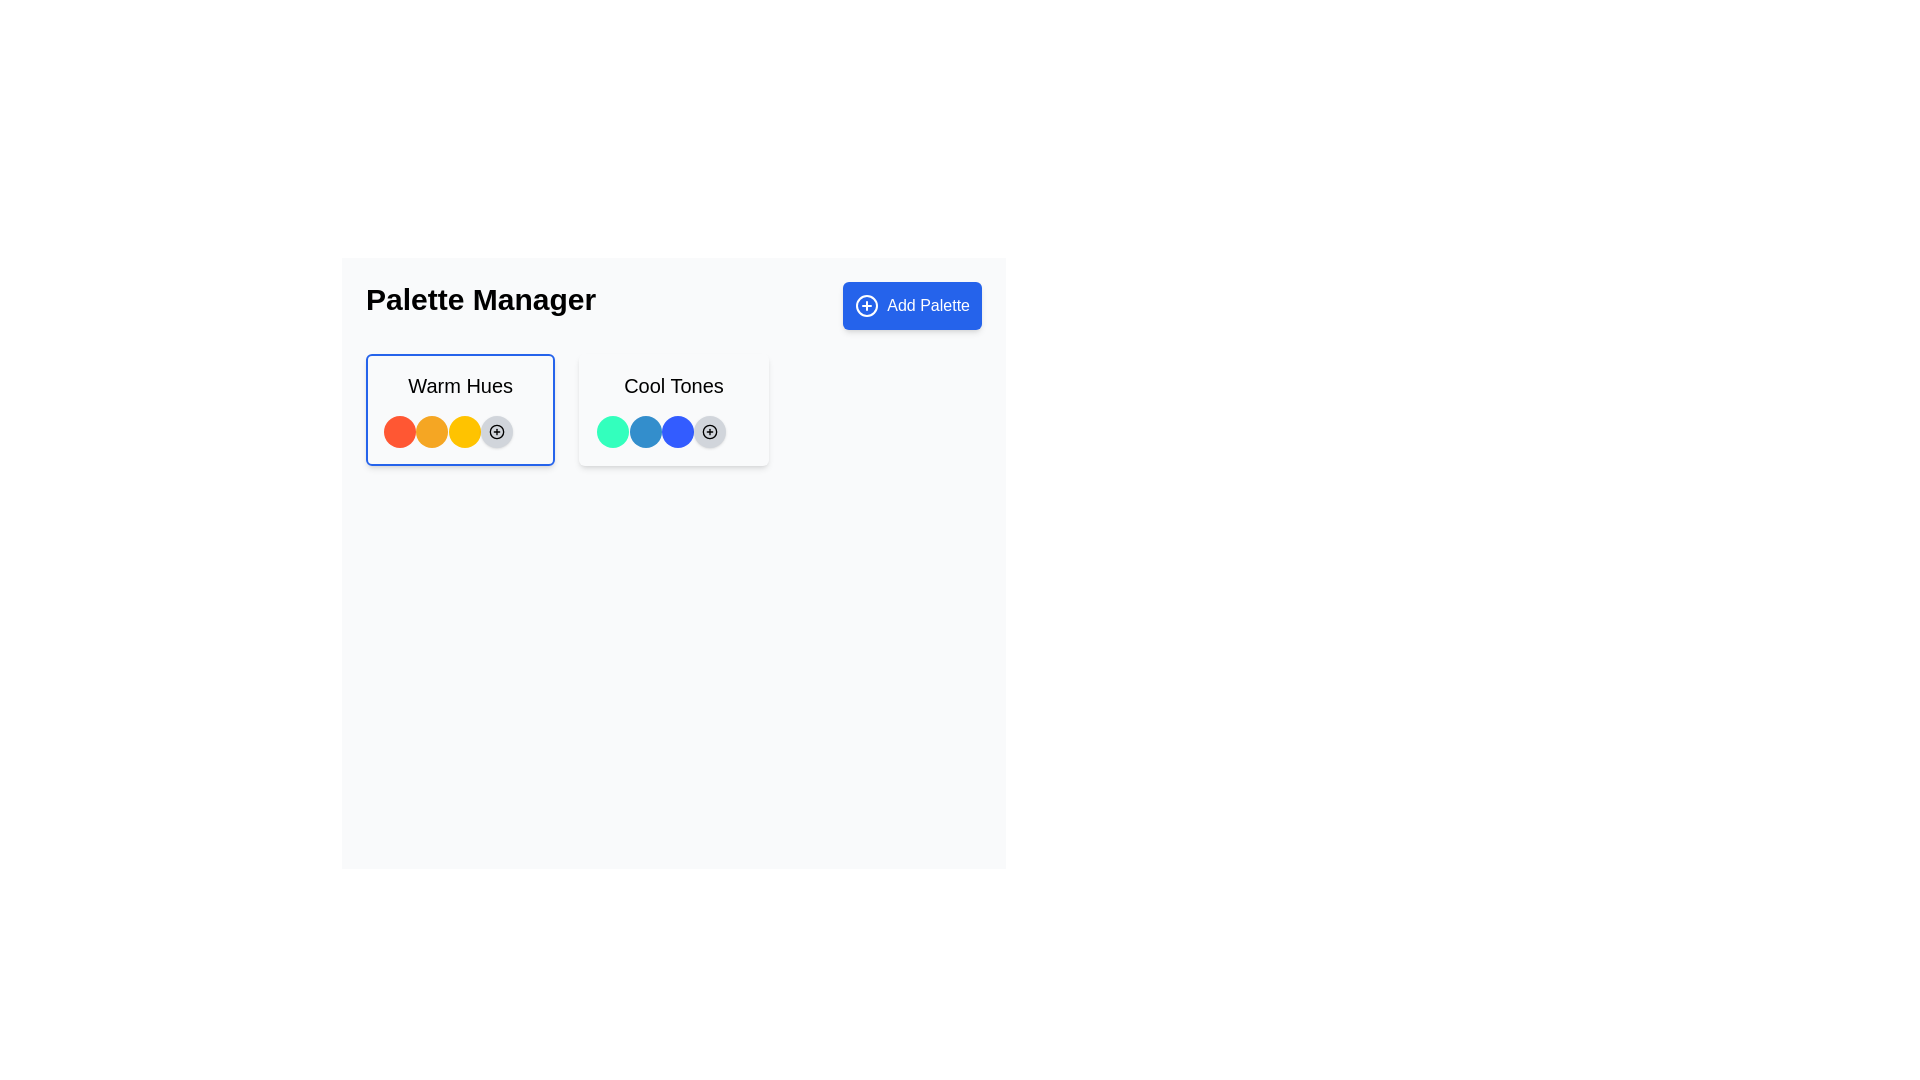 This screenshot has width=1920, height=1080. What do you see at coordinates (867, 305) in the screenshot?
I see `the 'Add Palette' button, which is identified by its SVG circle icon positioned at the top-right corner of the interface` at bounding box center [867, 305].